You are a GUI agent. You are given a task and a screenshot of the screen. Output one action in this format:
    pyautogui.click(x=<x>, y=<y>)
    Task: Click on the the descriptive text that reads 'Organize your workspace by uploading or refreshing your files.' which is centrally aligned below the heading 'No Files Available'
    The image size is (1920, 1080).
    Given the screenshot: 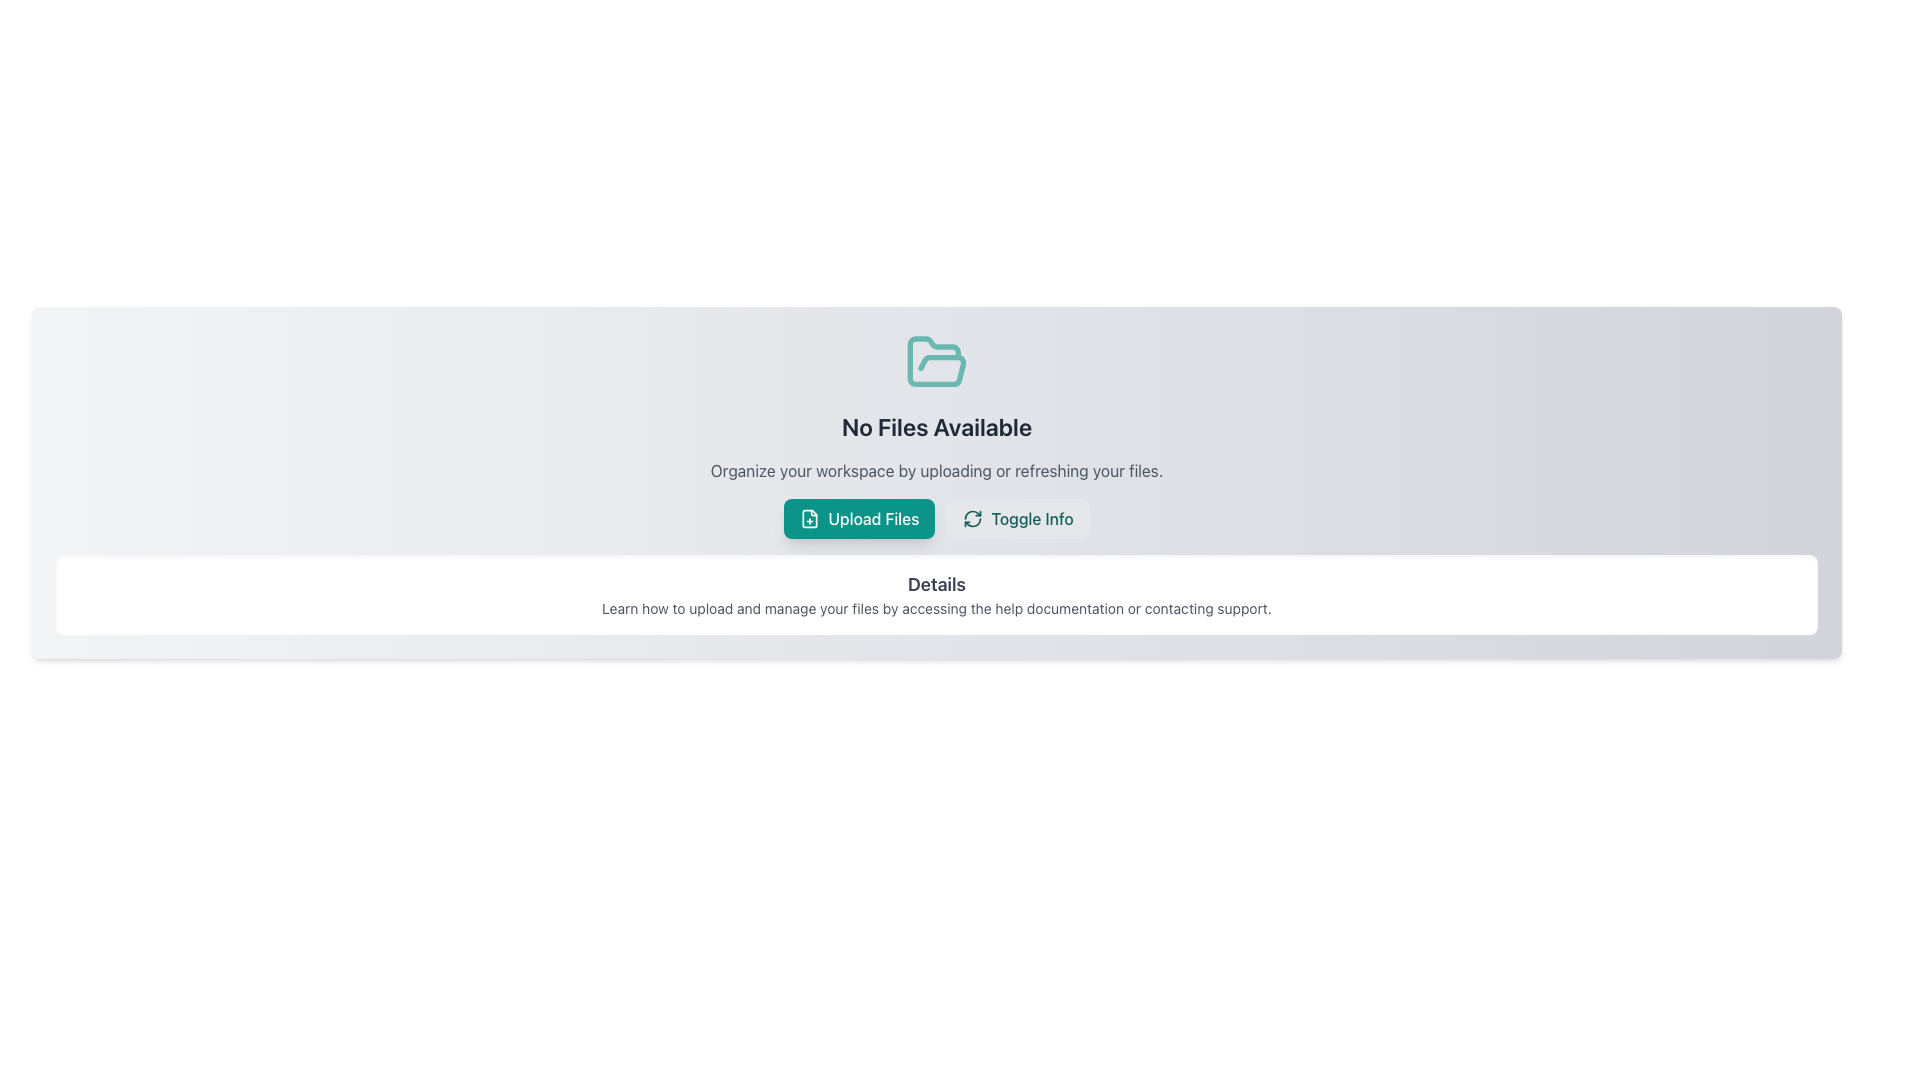 What is the action you would take?
    pyautogui.click(x=935, y=470)
    